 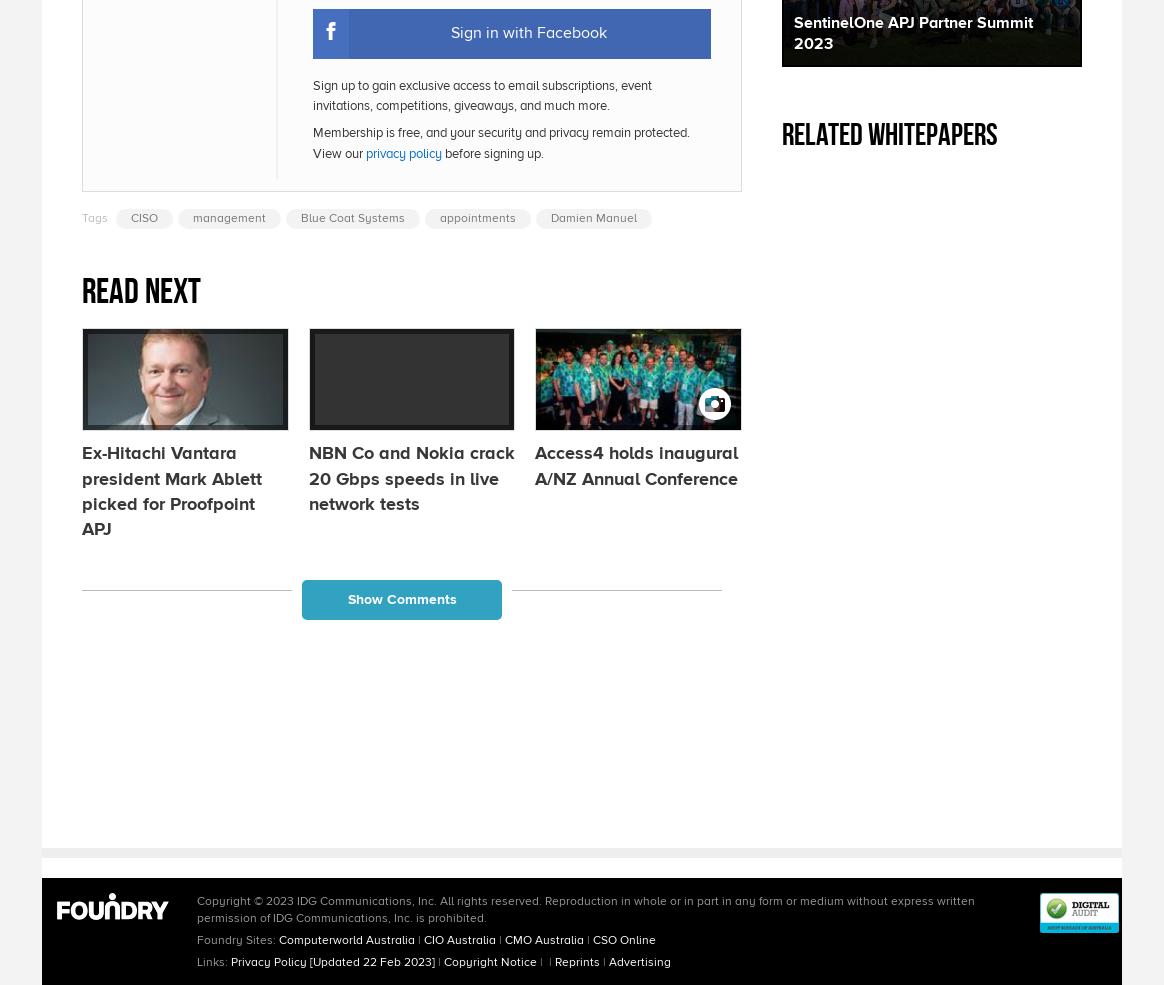 I want to click on 'Copyright Notice', so click(x=490, y=961).